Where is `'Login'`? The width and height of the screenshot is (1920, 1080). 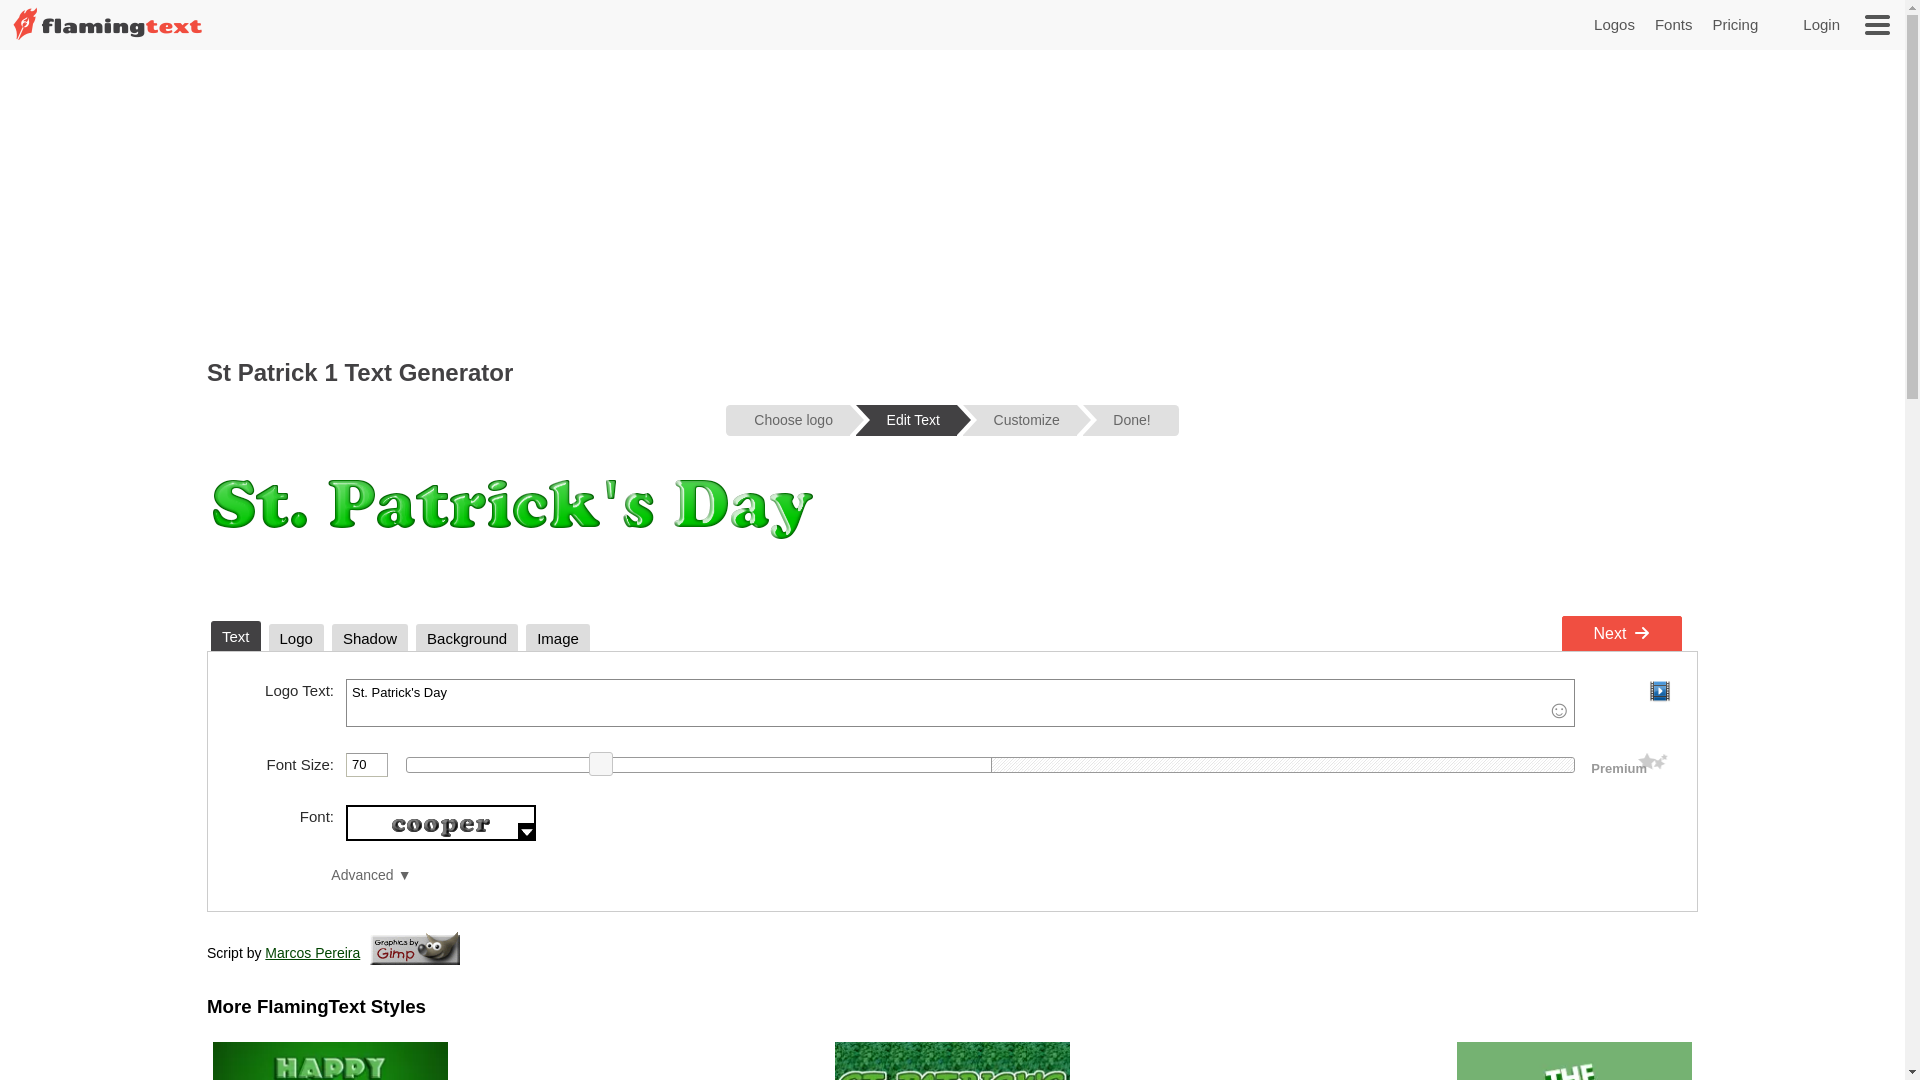 'Login' is located at coordinates (1803, 24).